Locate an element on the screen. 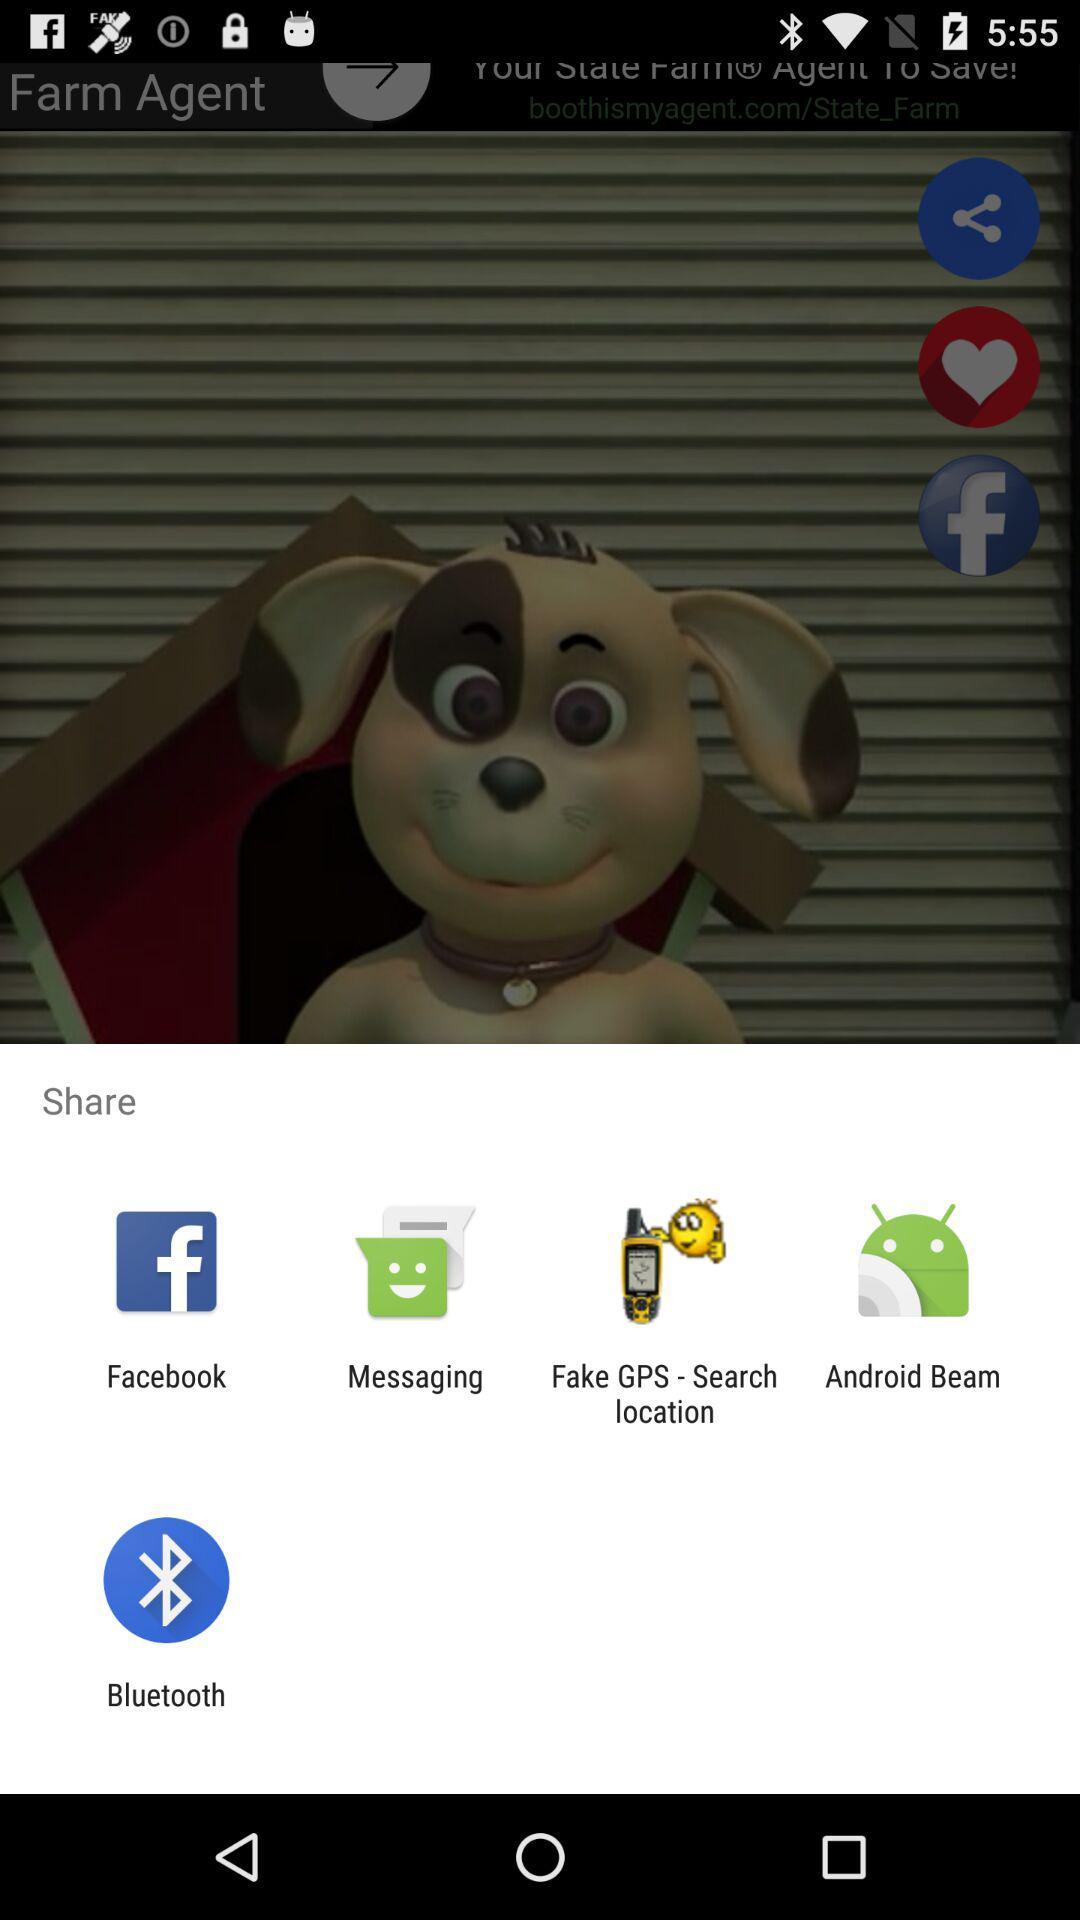 The height and width of the screenshot is (1920, 1080). the icon to the right of the facebook is located at coordinates (414, 1392).